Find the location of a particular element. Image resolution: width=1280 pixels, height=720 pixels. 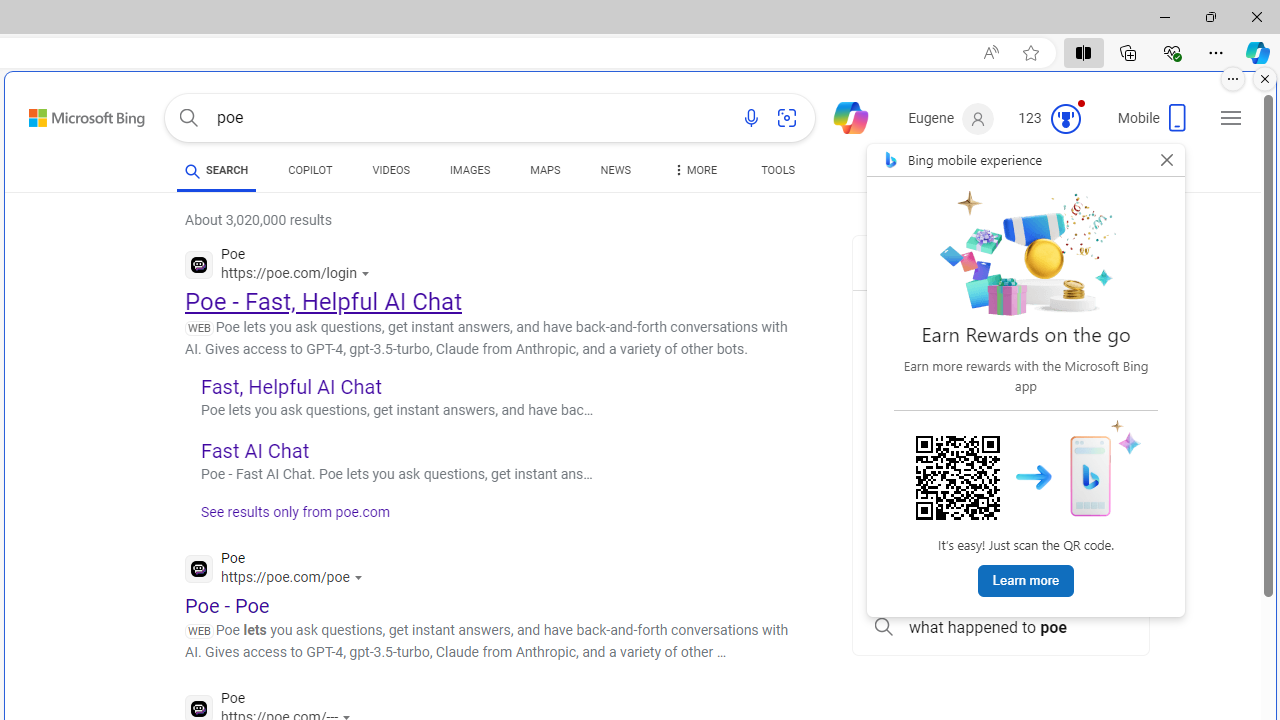

'Global web icon' is located at coordinates (199, 707).